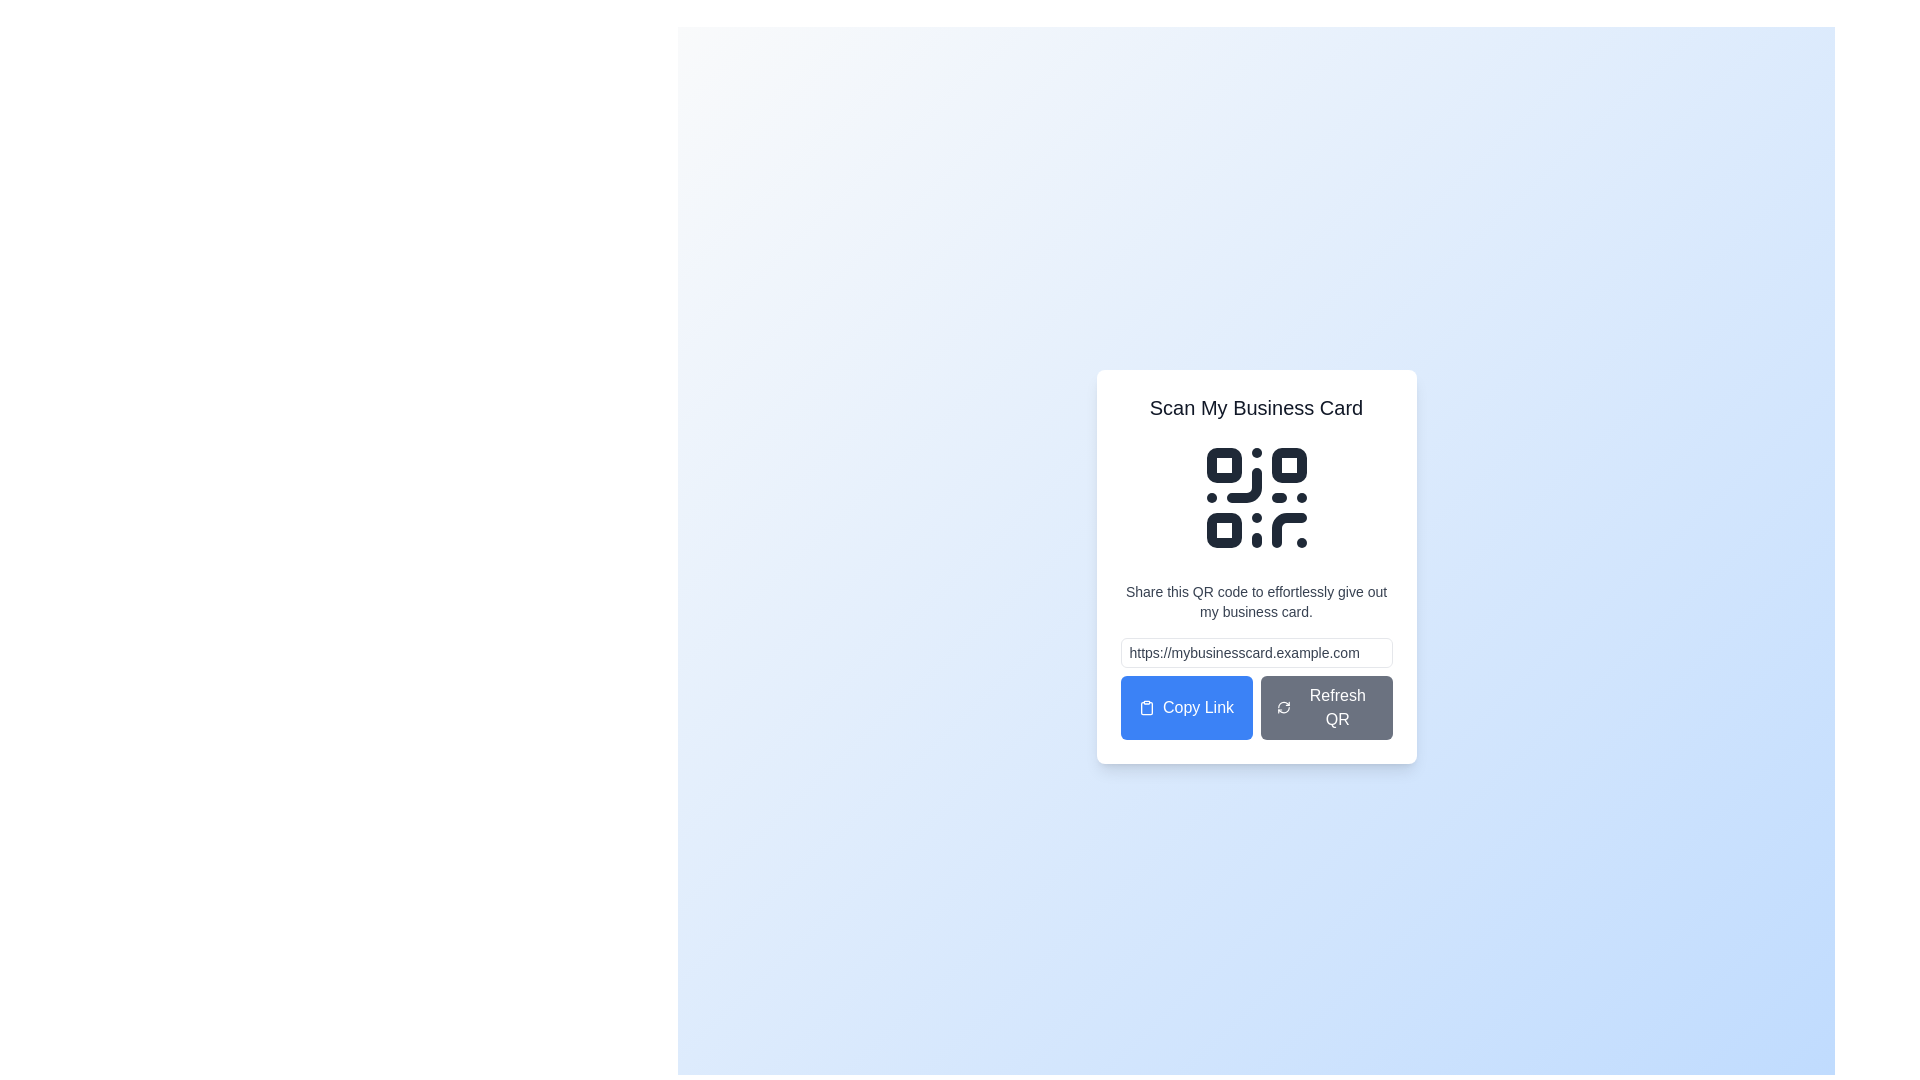 The height and width of the screenshot is (1080, 1920). I want to click on the text display field that shows 'https://mybusinesscard.example.com', so click(1255, 652).